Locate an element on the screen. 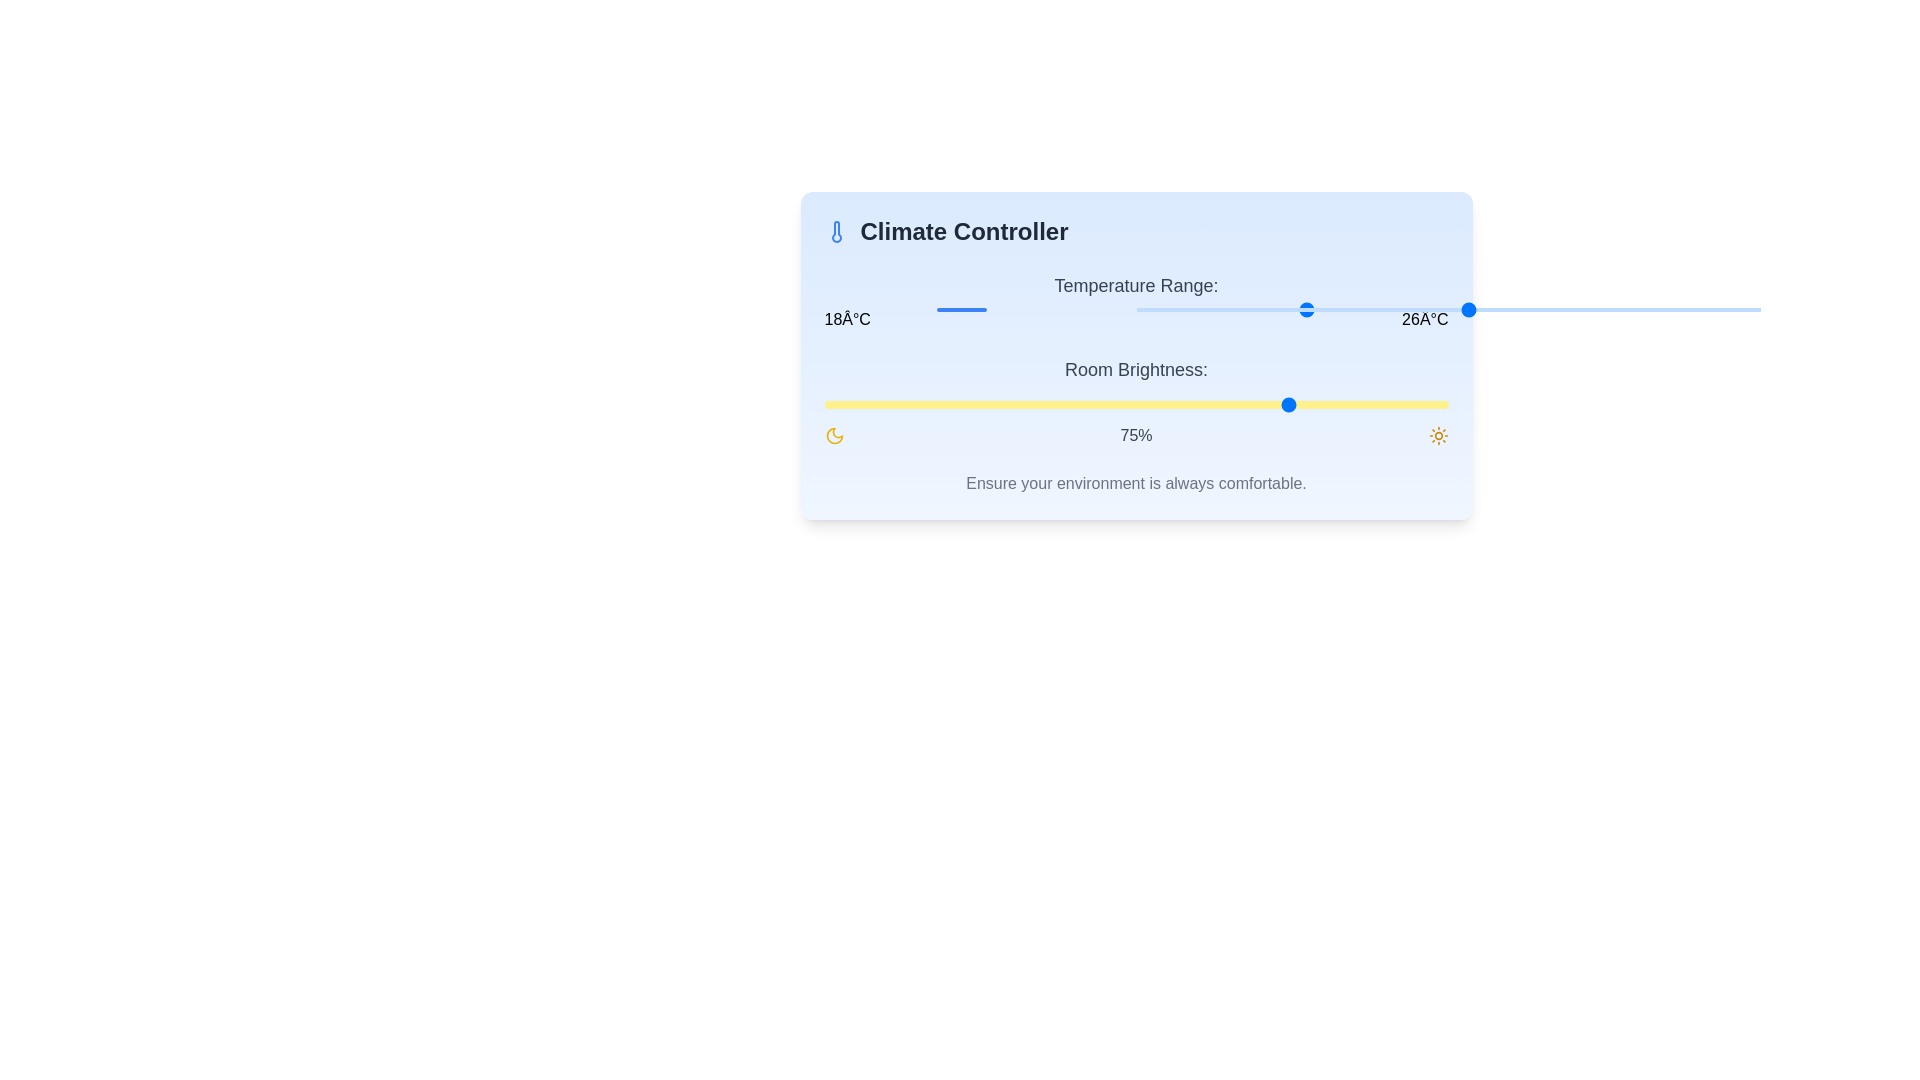 The height and width of the screenshot is (1080, 1920). the static text element located at the bottom of the panel under the 'Room Brightness' section, which provides information about the functionality of the options above is located at coordinates (1136, 483).